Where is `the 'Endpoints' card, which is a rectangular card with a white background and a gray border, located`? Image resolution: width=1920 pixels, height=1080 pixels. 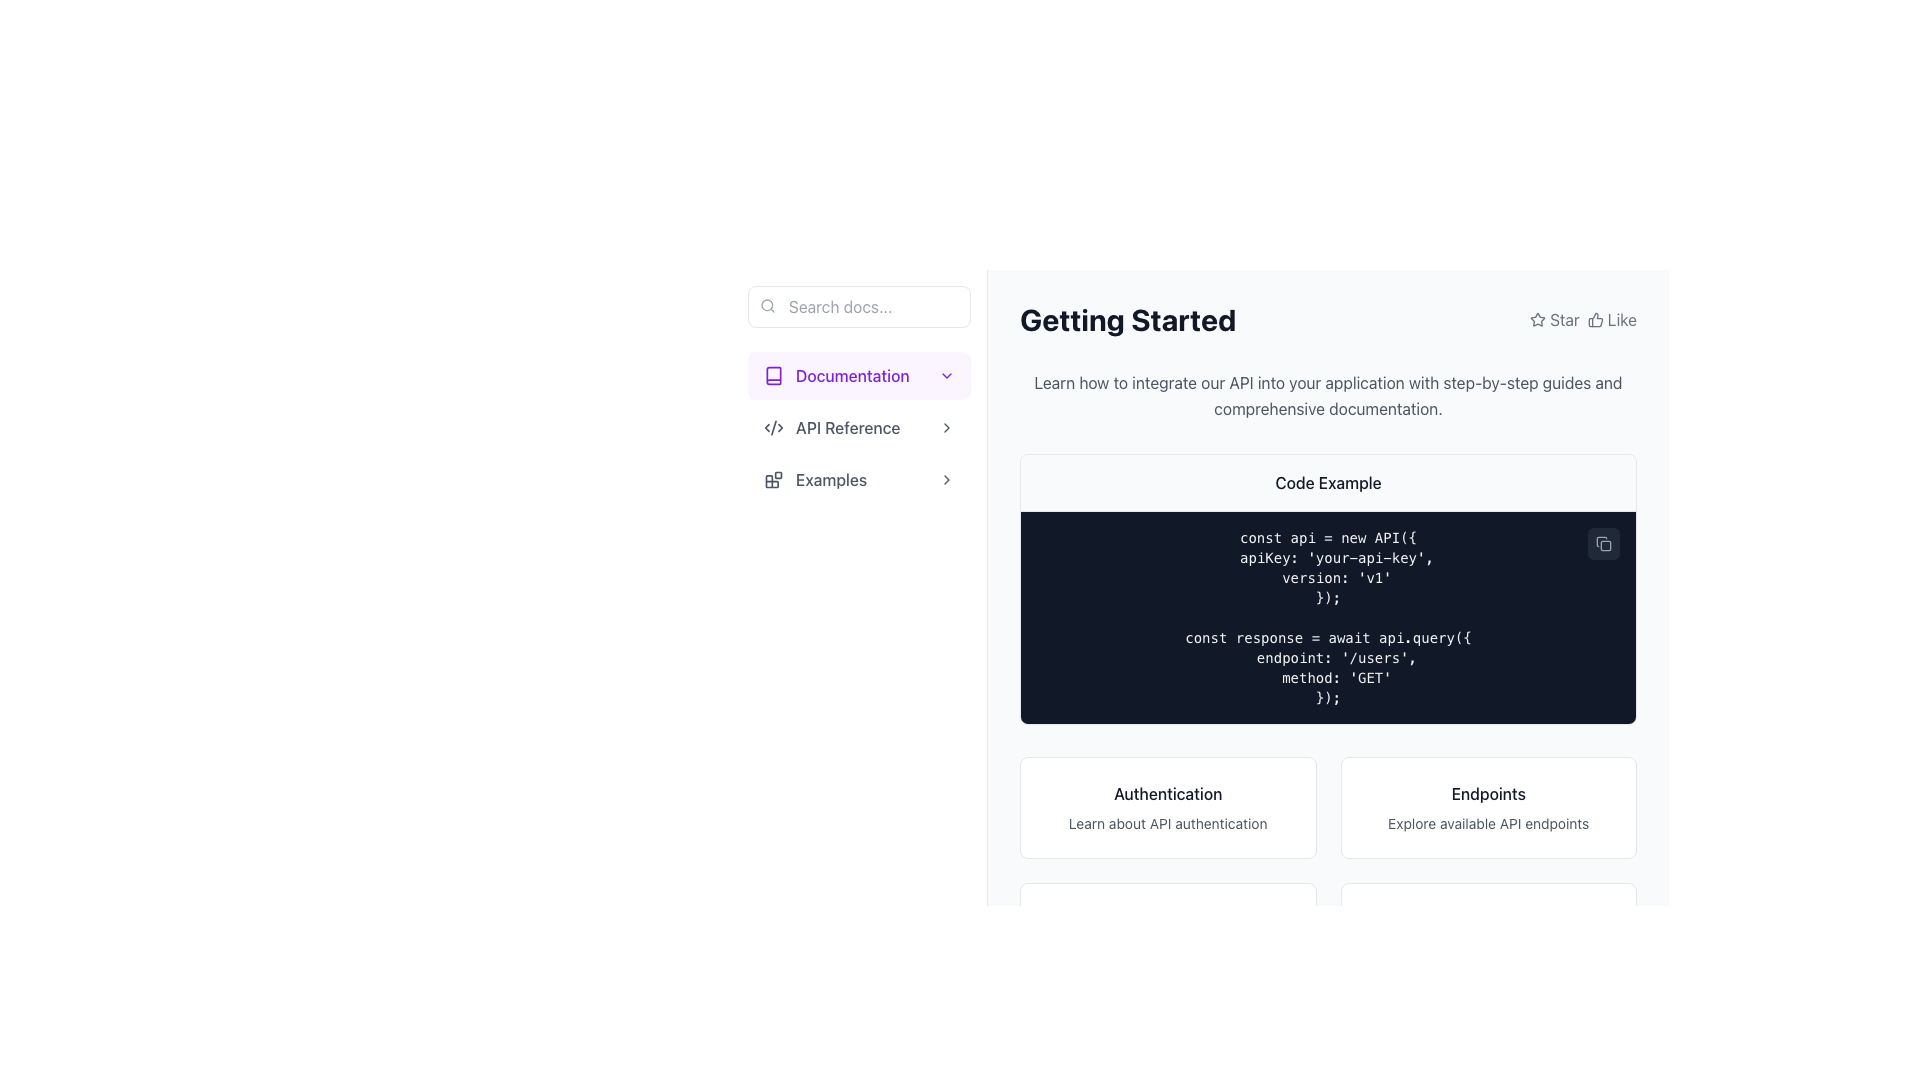
the 'Endpoints' card, which is a rectangular card with a white background and a gray border, located is located at coordinates (1488, 806).